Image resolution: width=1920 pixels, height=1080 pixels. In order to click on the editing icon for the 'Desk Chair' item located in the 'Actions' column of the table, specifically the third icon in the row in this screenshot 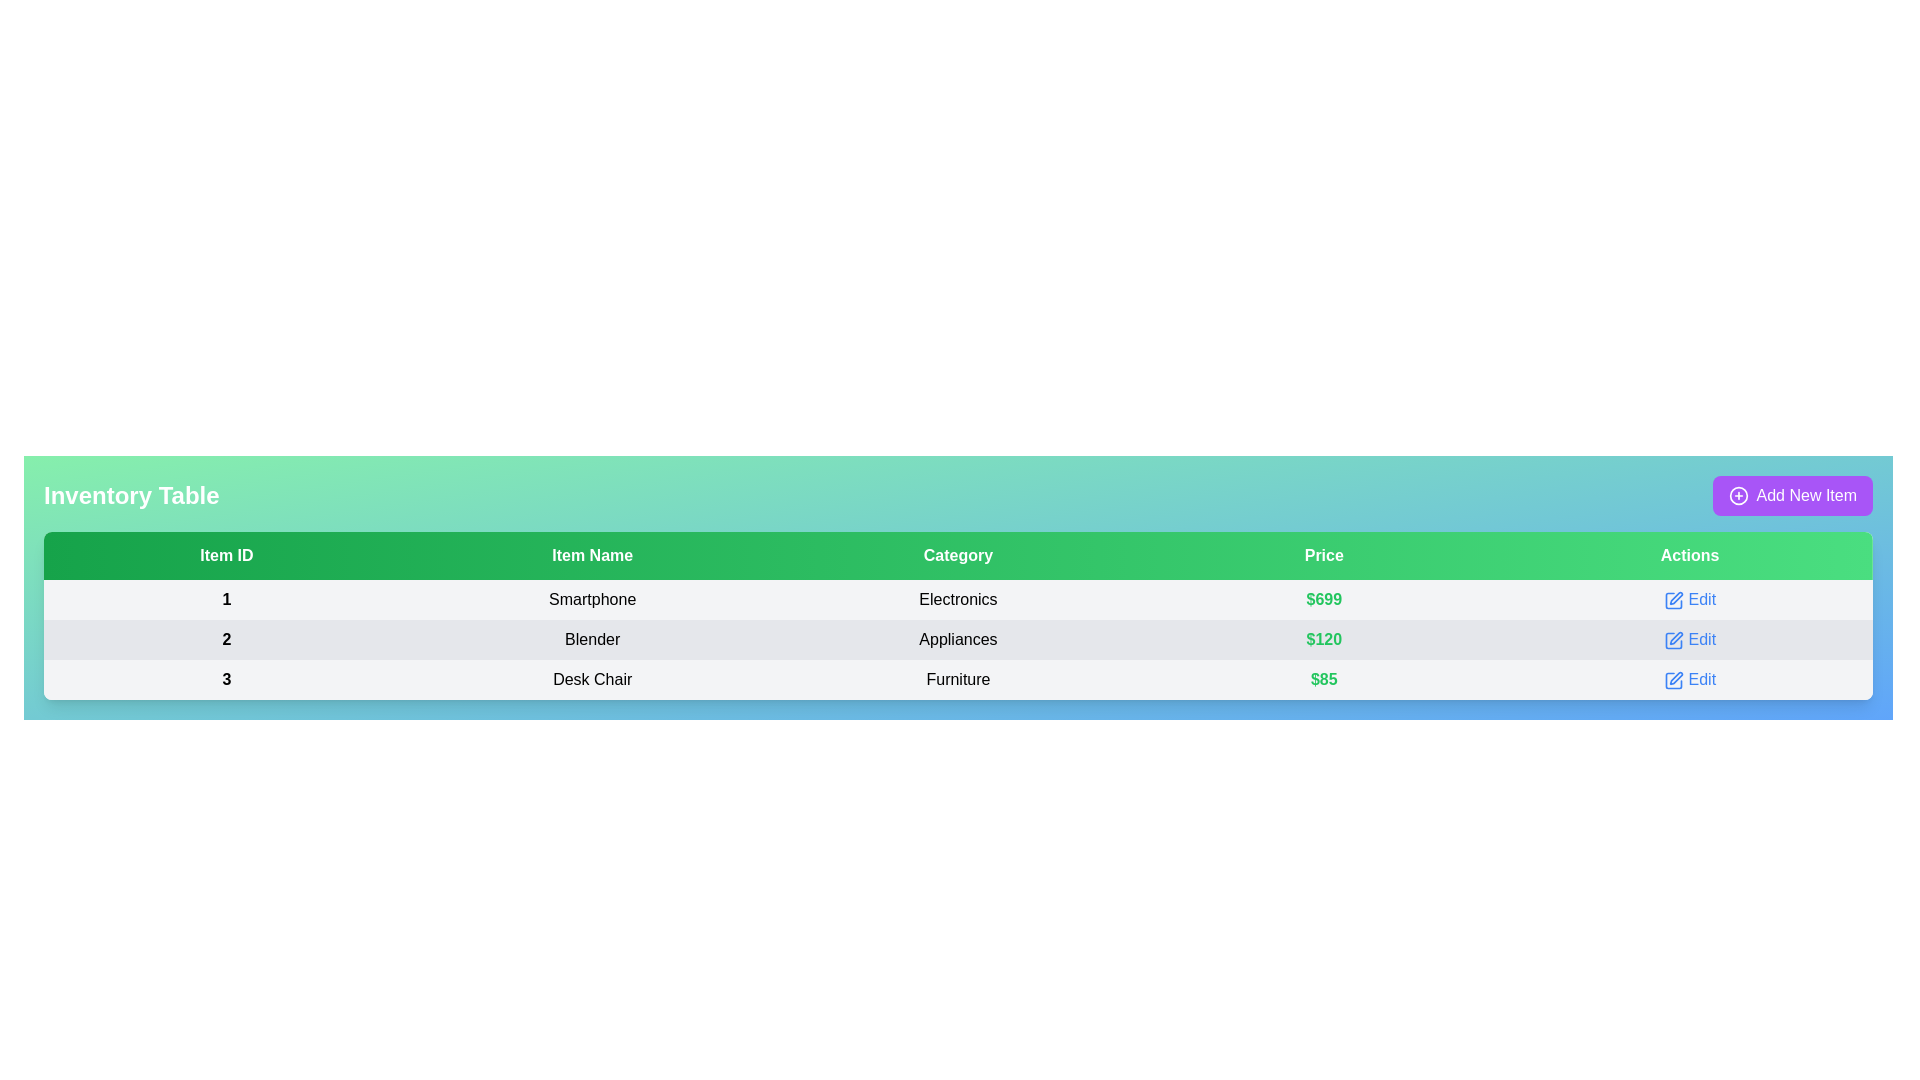, I will do `click(1676, 677)`.